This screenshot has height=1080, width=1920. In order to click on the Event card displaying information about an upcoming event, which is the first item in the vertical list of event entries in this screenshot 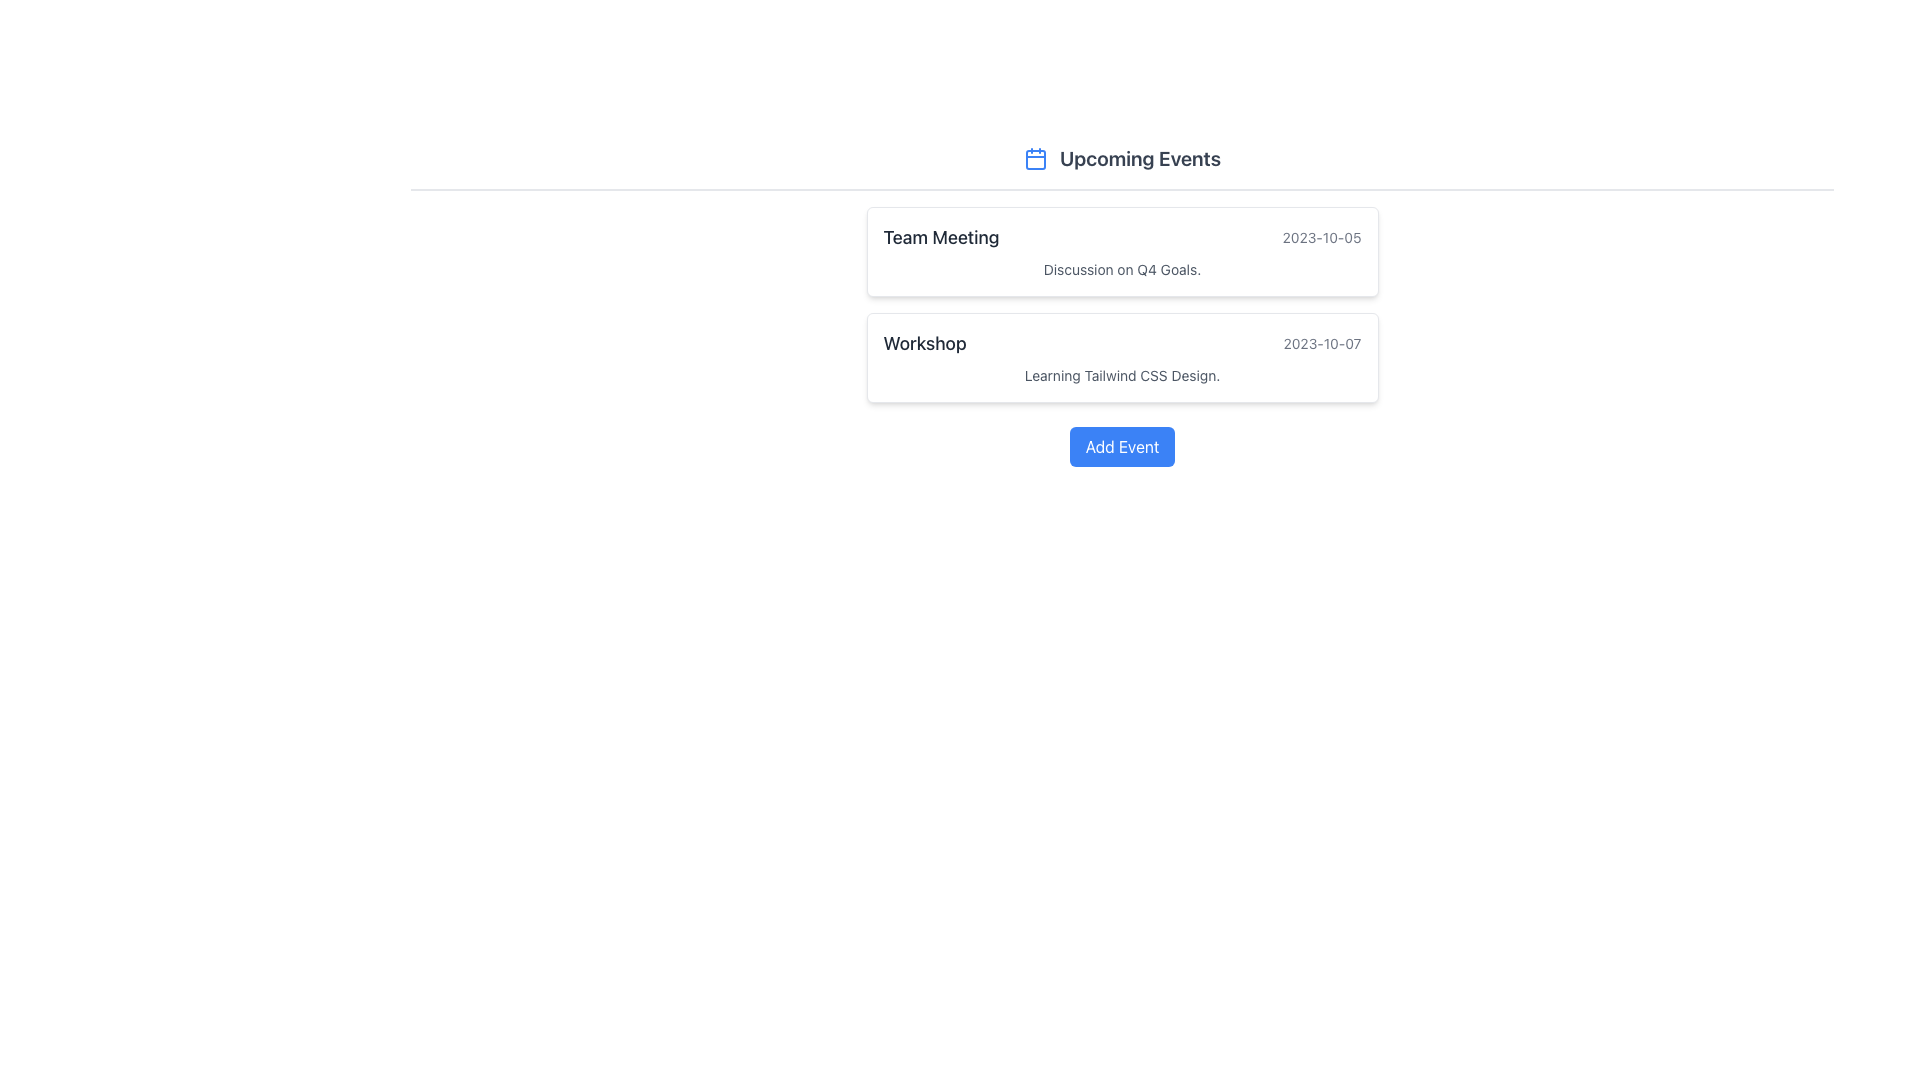, I will do `click(1122, 250)`.